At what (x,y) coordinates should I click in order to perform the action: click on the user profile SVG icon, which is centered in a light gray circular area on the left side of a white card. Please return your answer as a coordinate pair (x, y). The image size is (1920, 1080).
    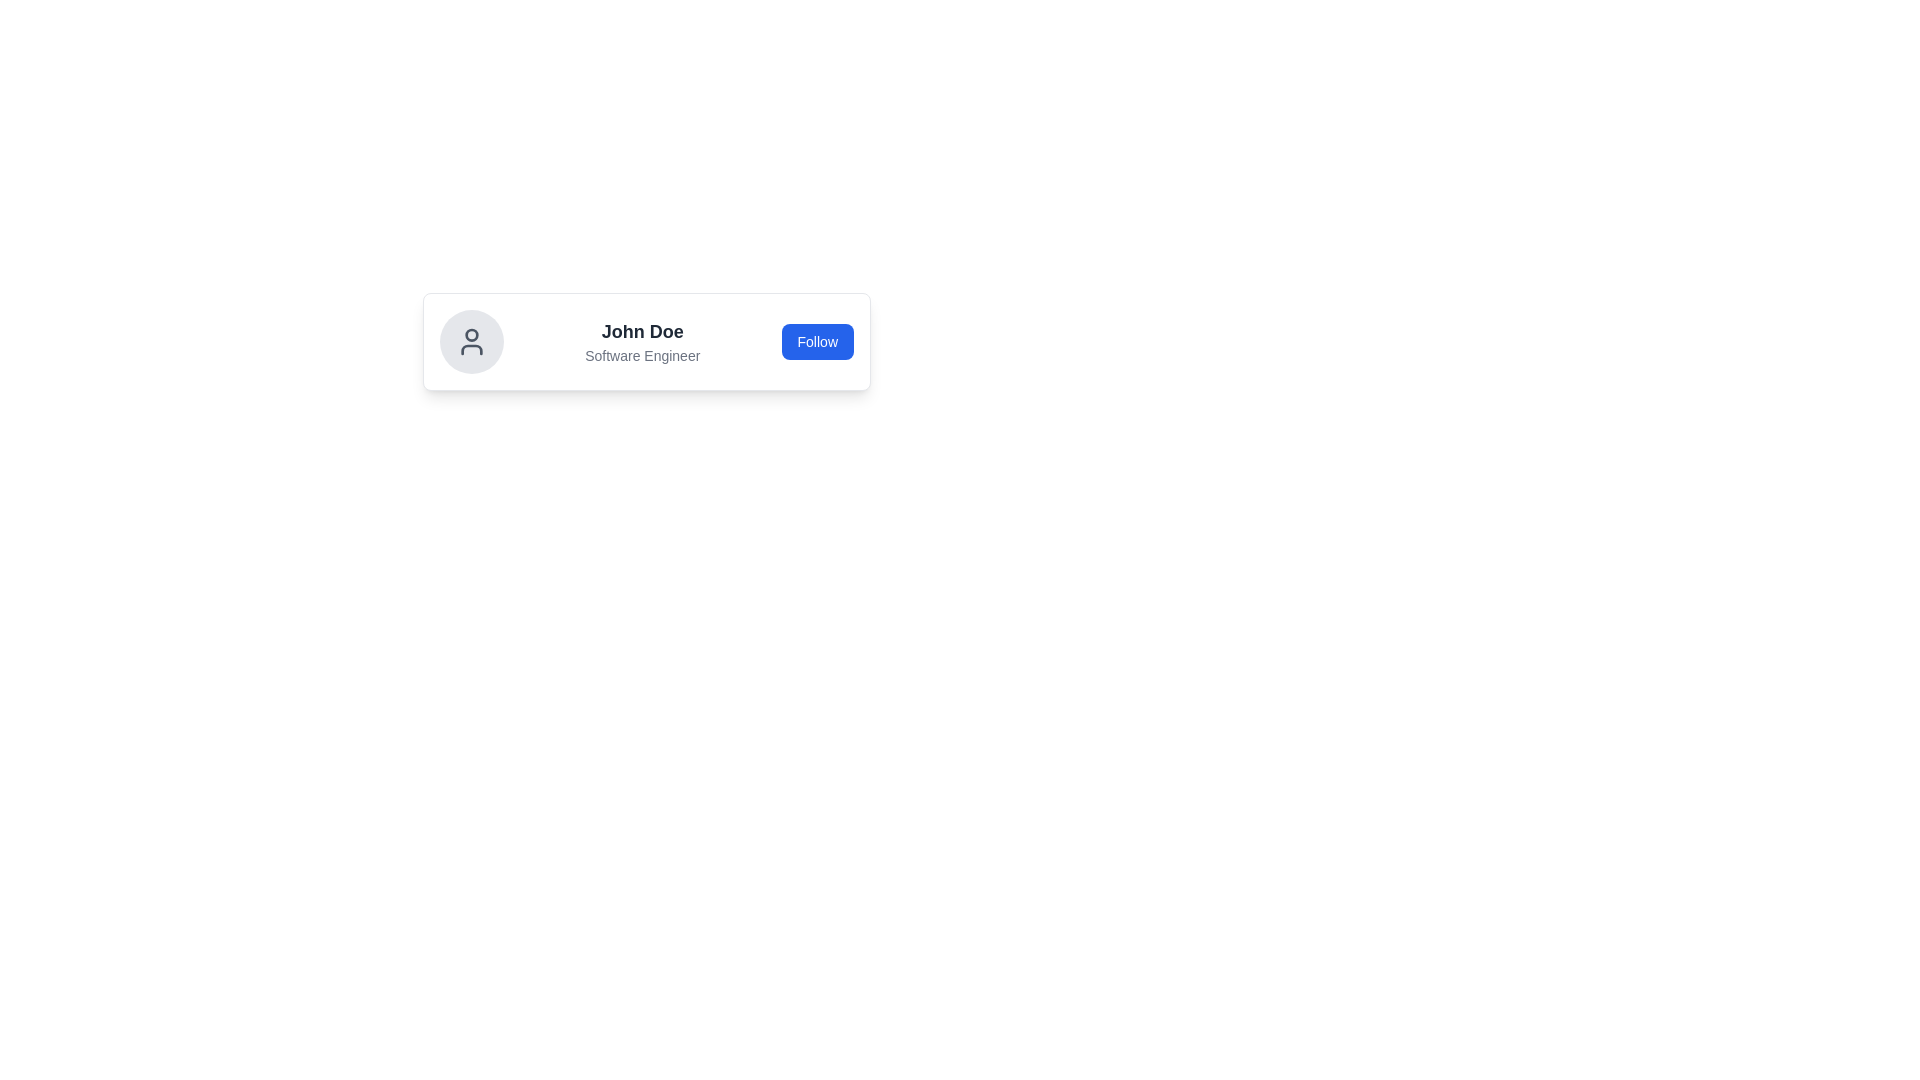
    Looking at the image, I should click on (470, 341).